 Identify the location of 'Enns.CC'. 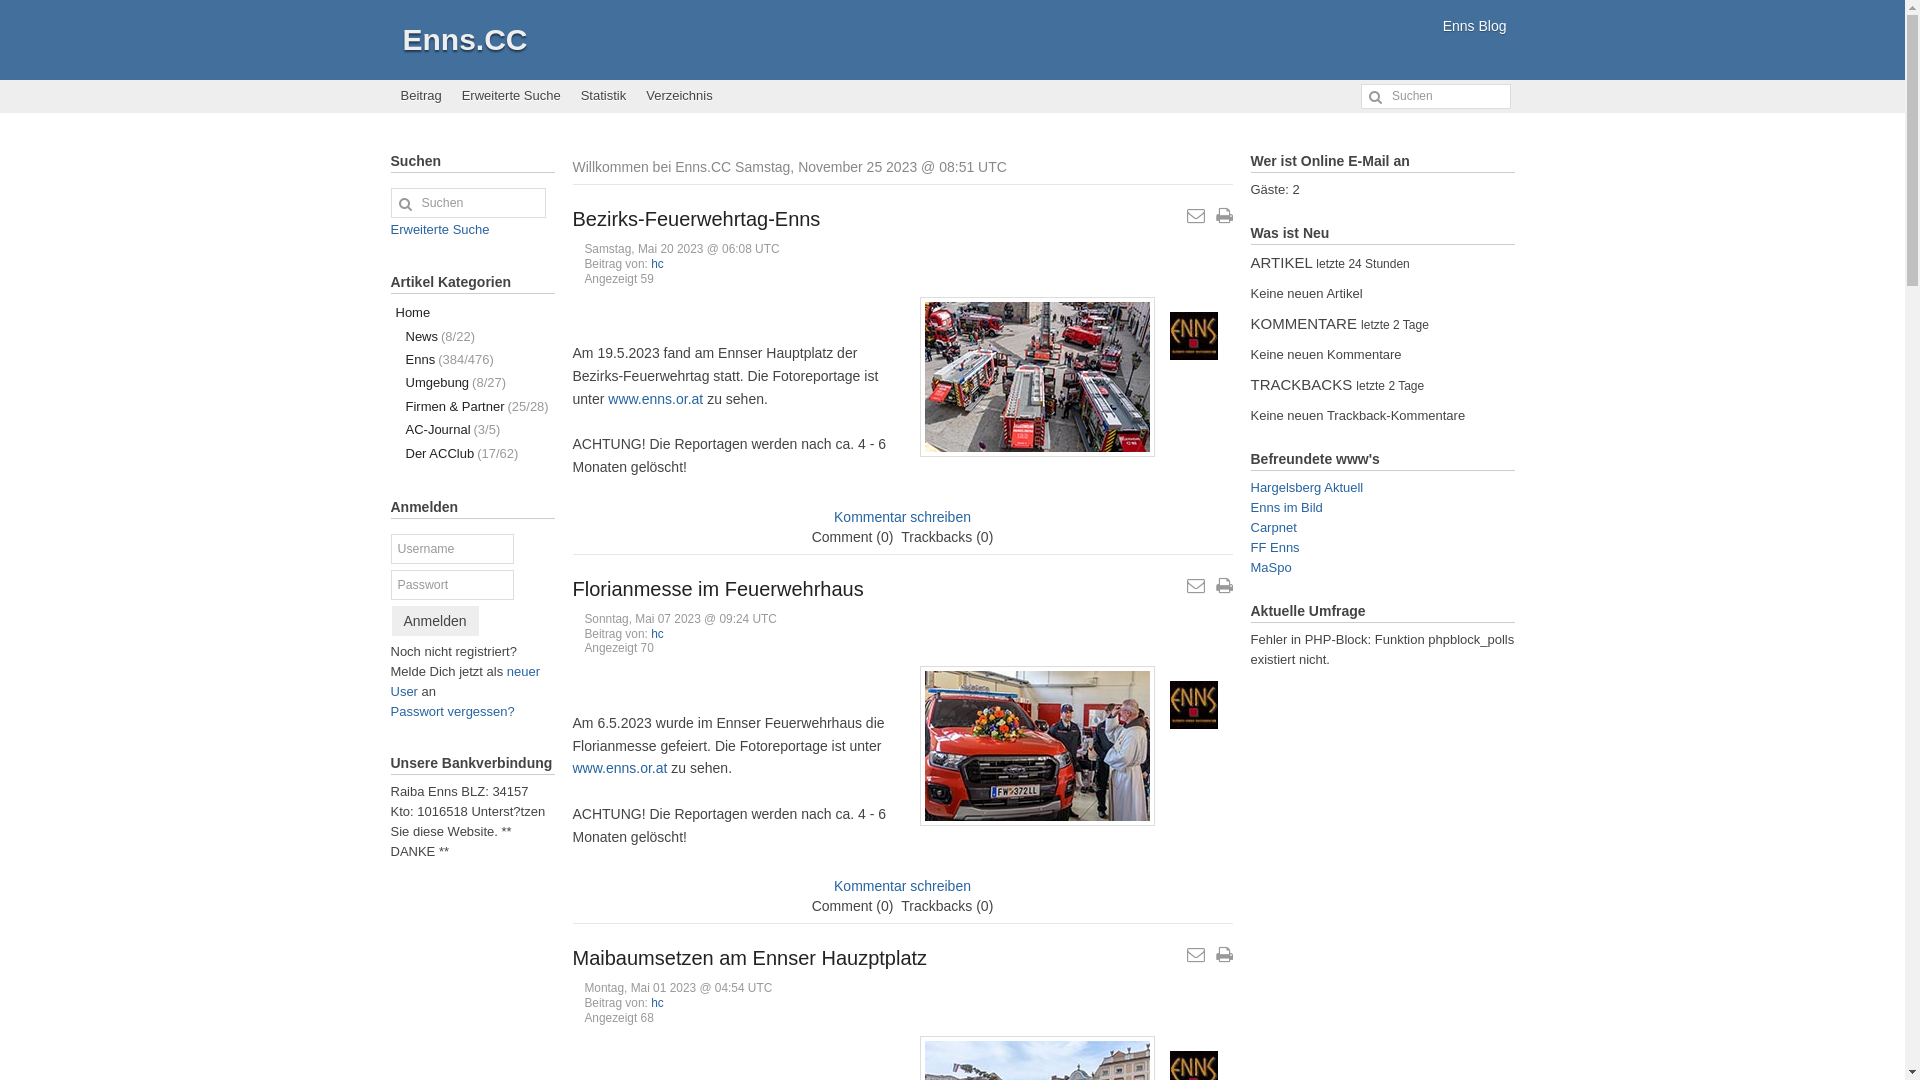
(463, 39).